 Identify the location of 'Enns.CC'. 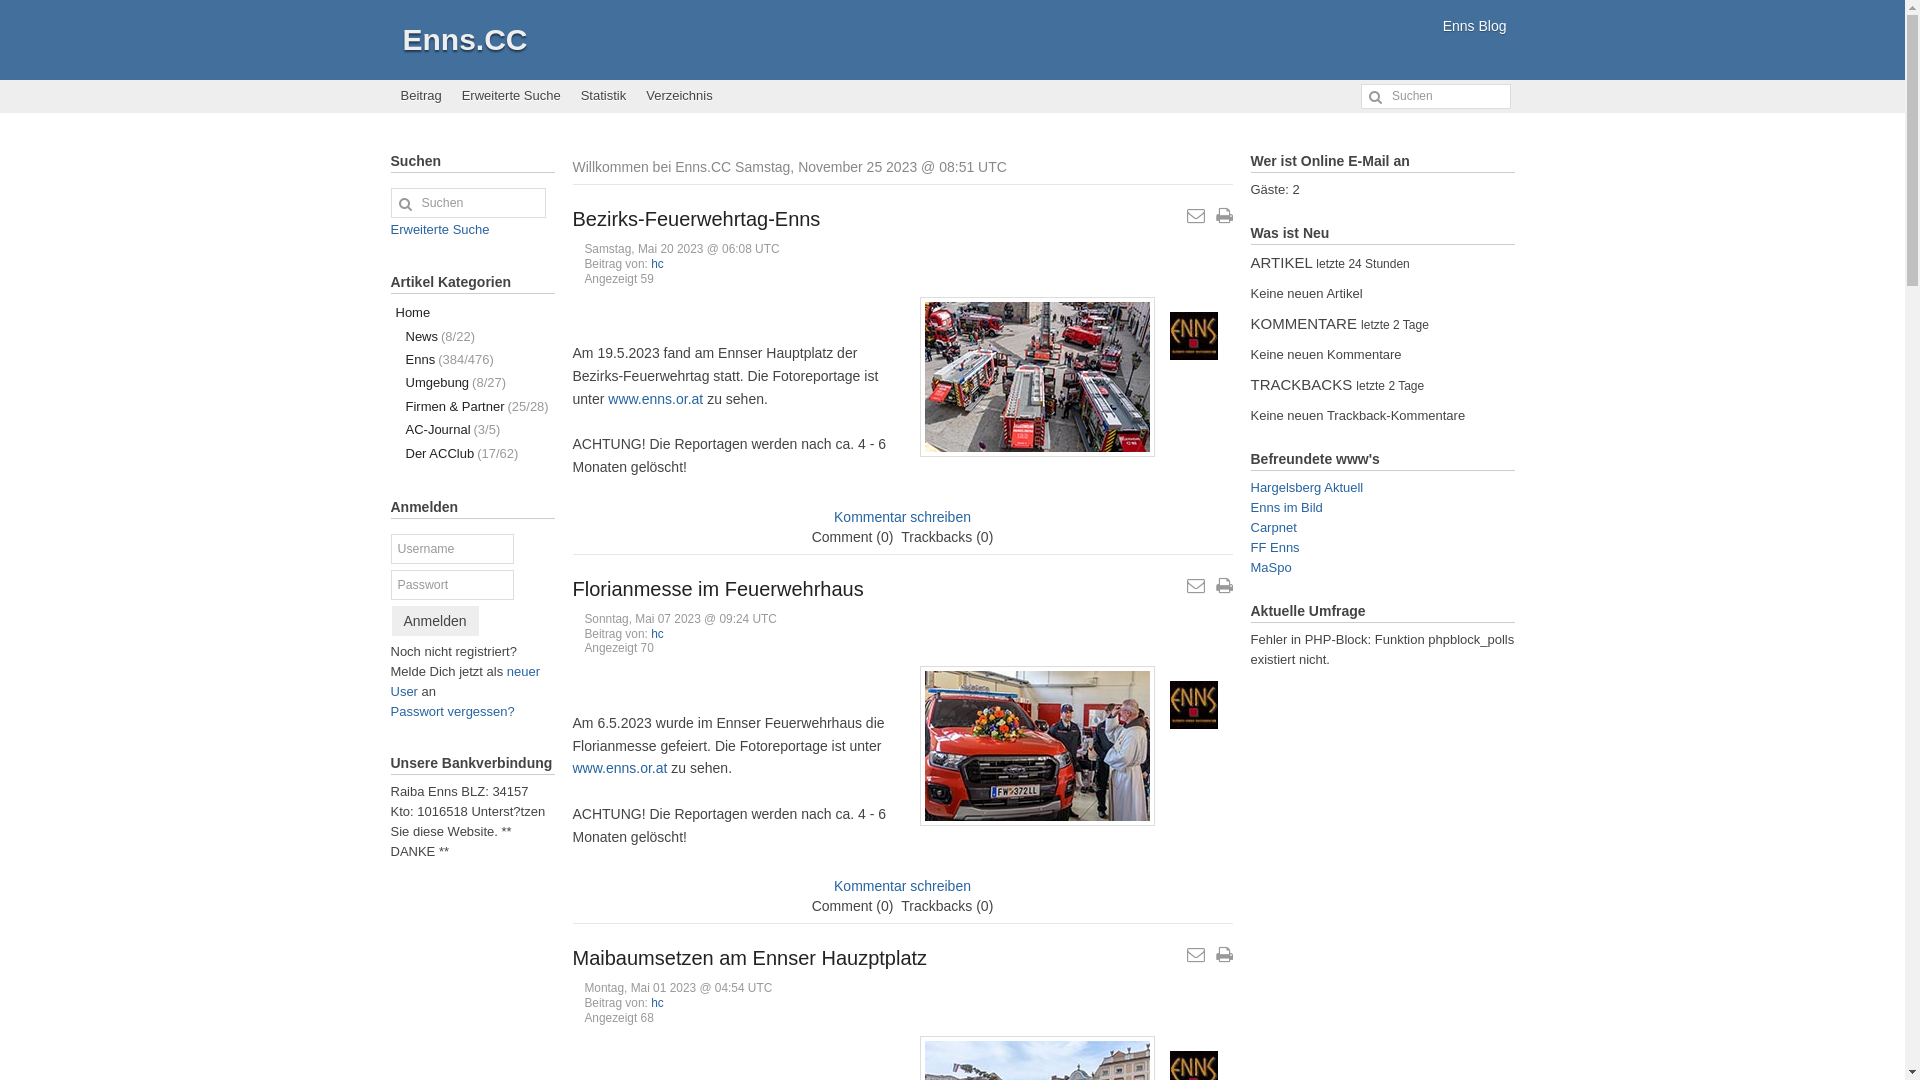
(463, 39).